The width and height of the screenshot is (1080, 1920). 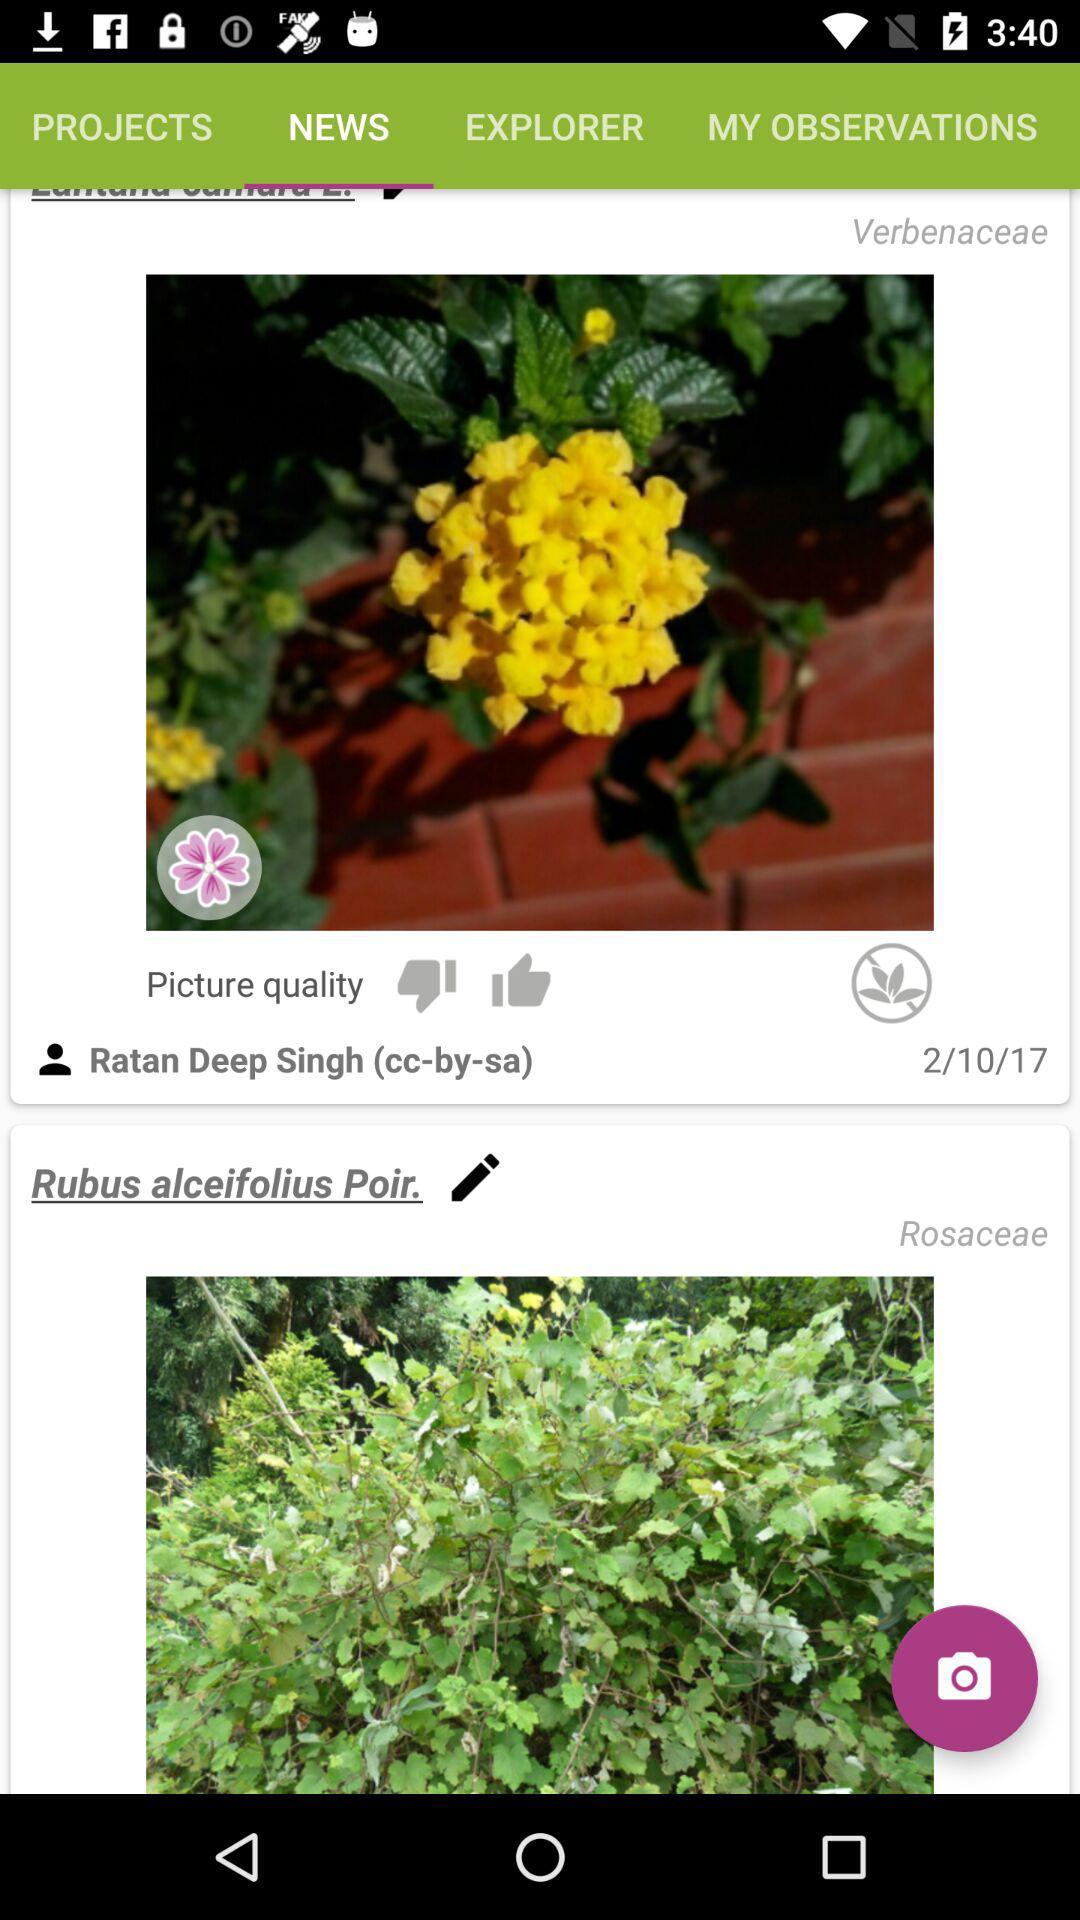 I want to click on rubus alceifolius poir. icon, so click(x=226, y=1182).